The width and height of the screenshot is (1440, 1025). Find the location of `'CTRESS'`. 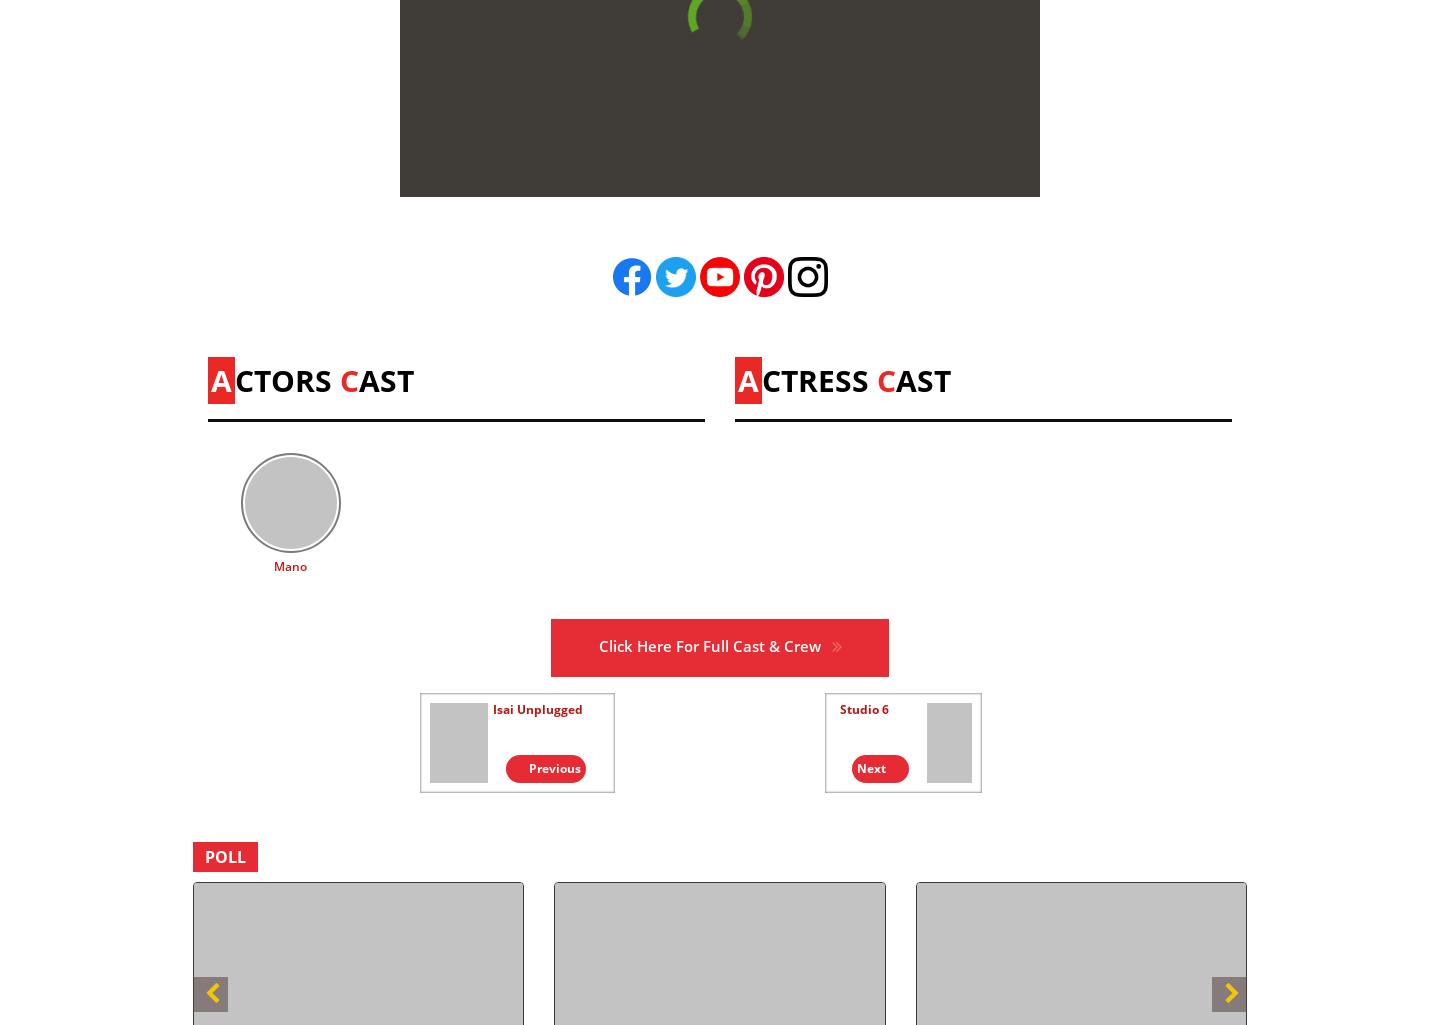

'CTRESS' is located at coordinates (761, 379).